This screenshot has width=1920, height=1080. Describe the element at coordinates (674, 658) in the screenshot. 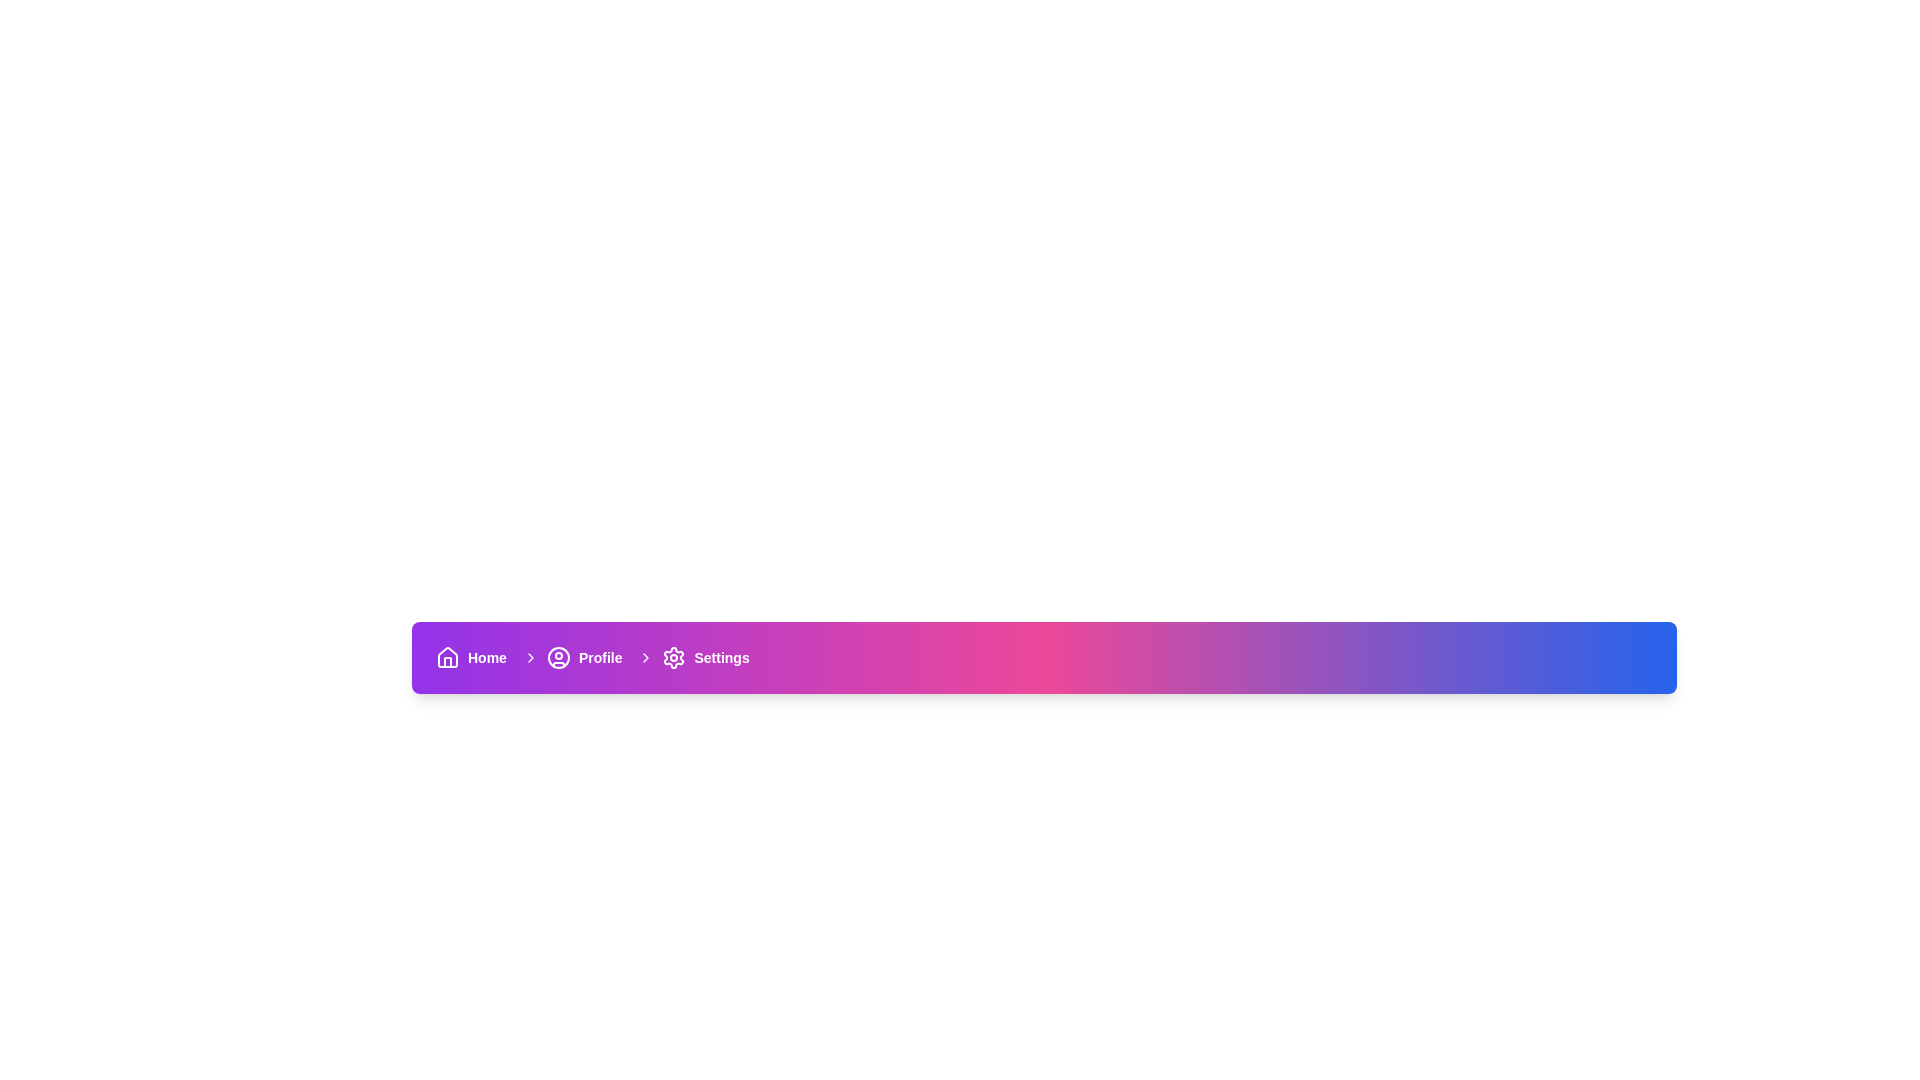

I see `the gear-shaped icon in the bottom navigation bar` at that location.